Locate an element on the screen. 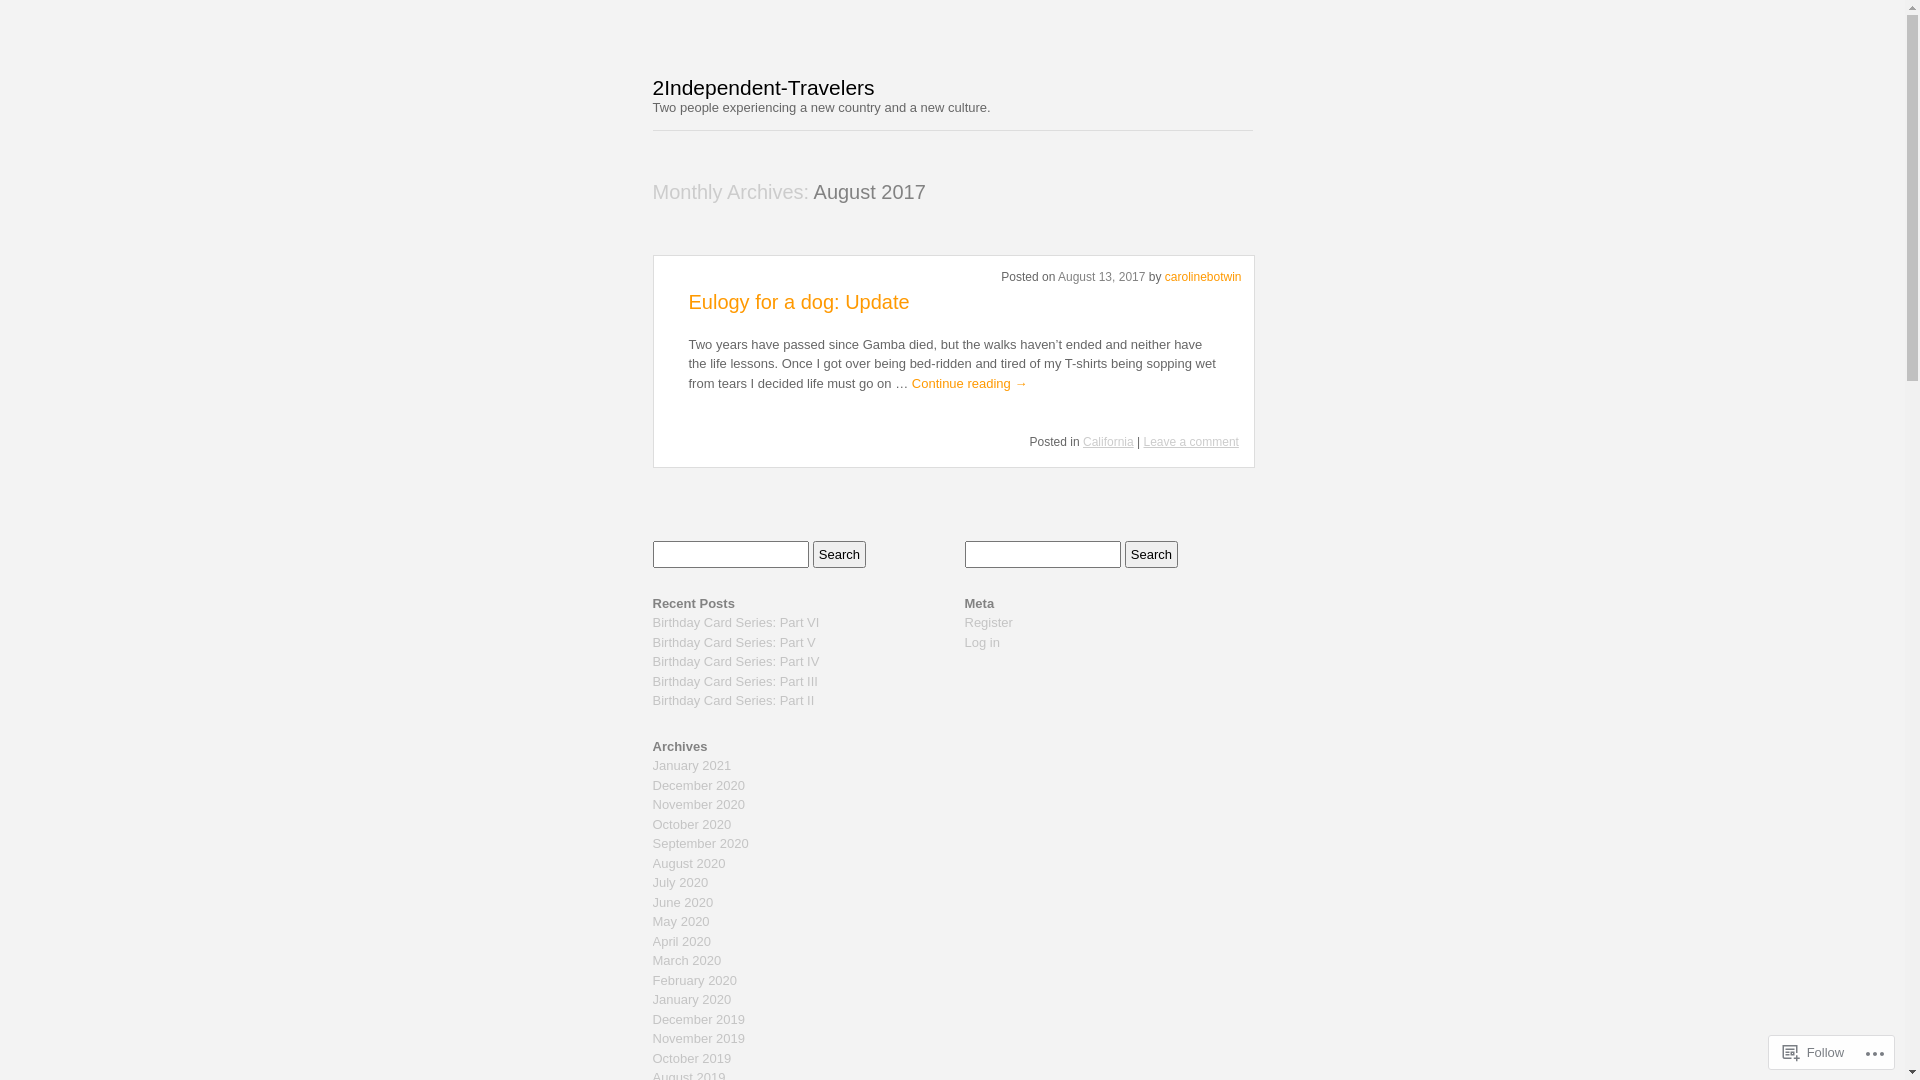  'January 2021' is located at coordinates (652, 765).